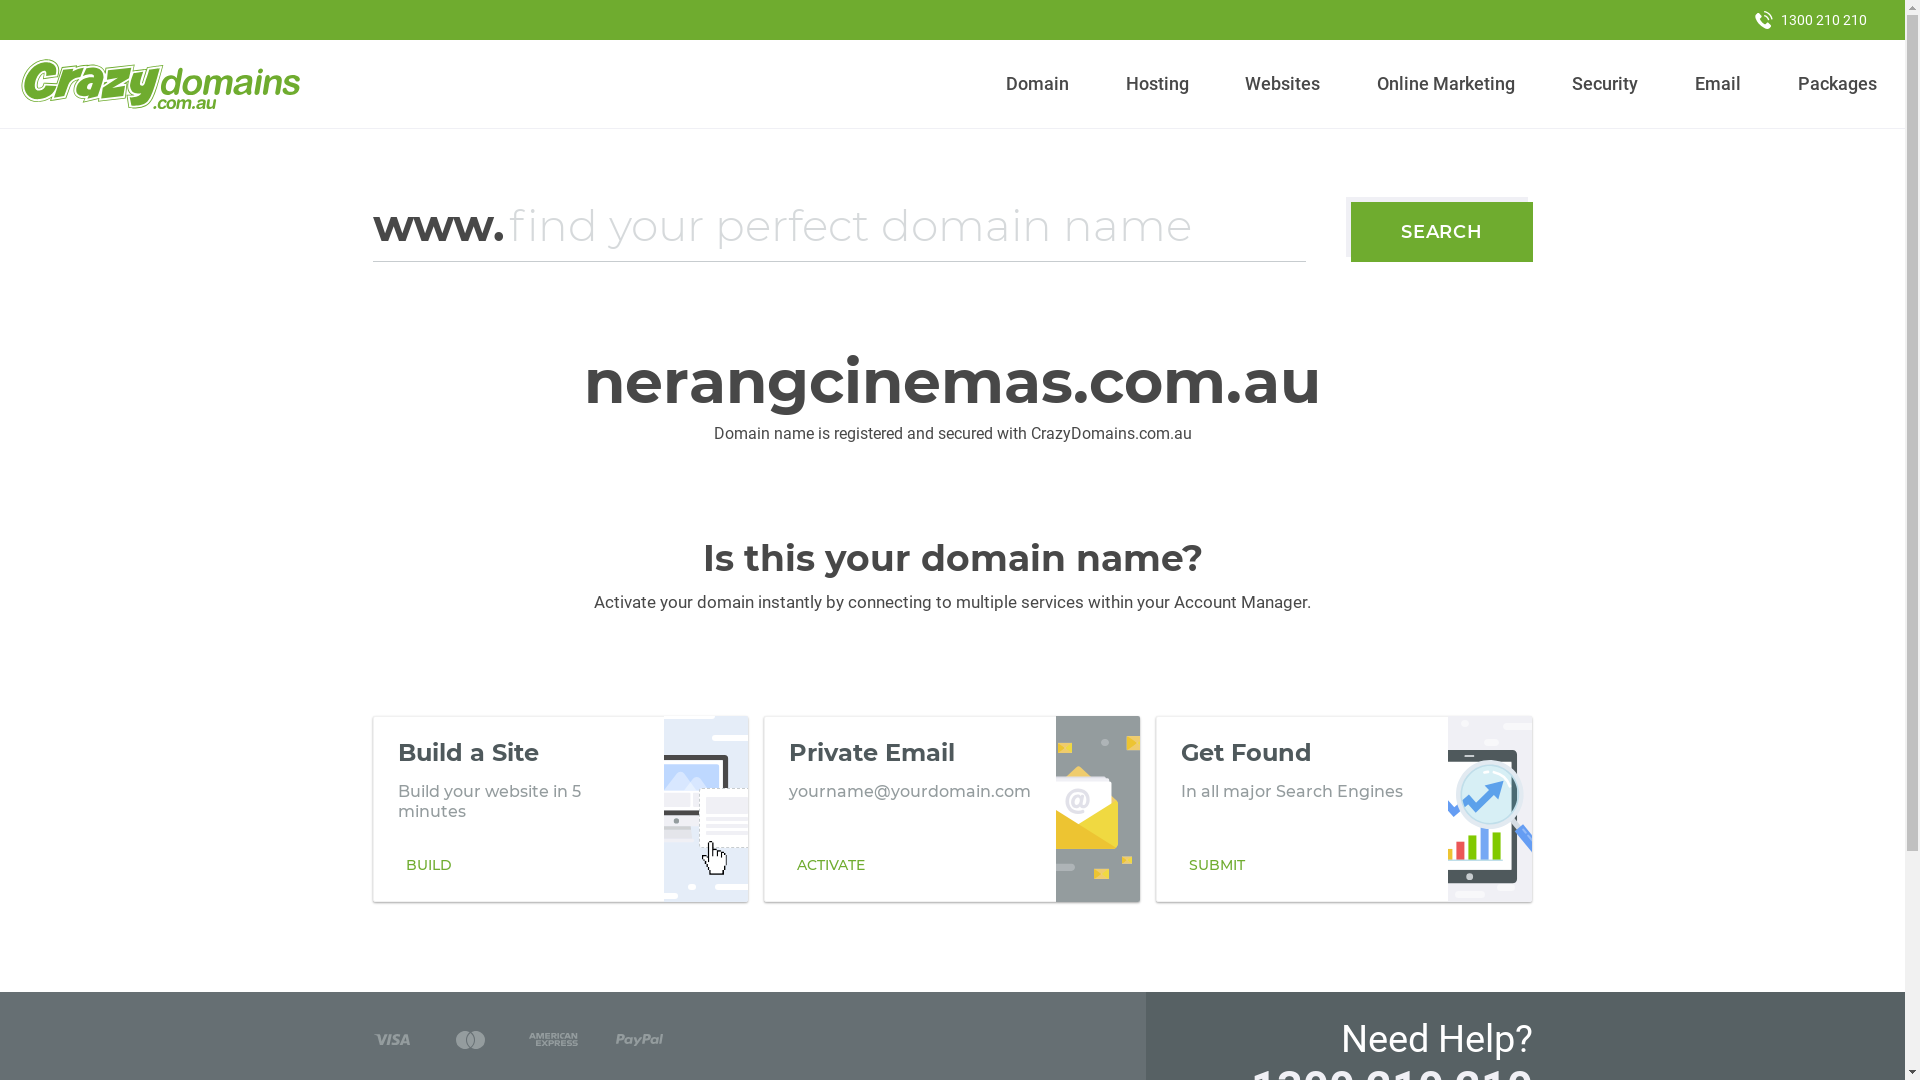  Describe the element at coordinates (1344, 808) in the screenshot. I see `'Get Found` at that location.